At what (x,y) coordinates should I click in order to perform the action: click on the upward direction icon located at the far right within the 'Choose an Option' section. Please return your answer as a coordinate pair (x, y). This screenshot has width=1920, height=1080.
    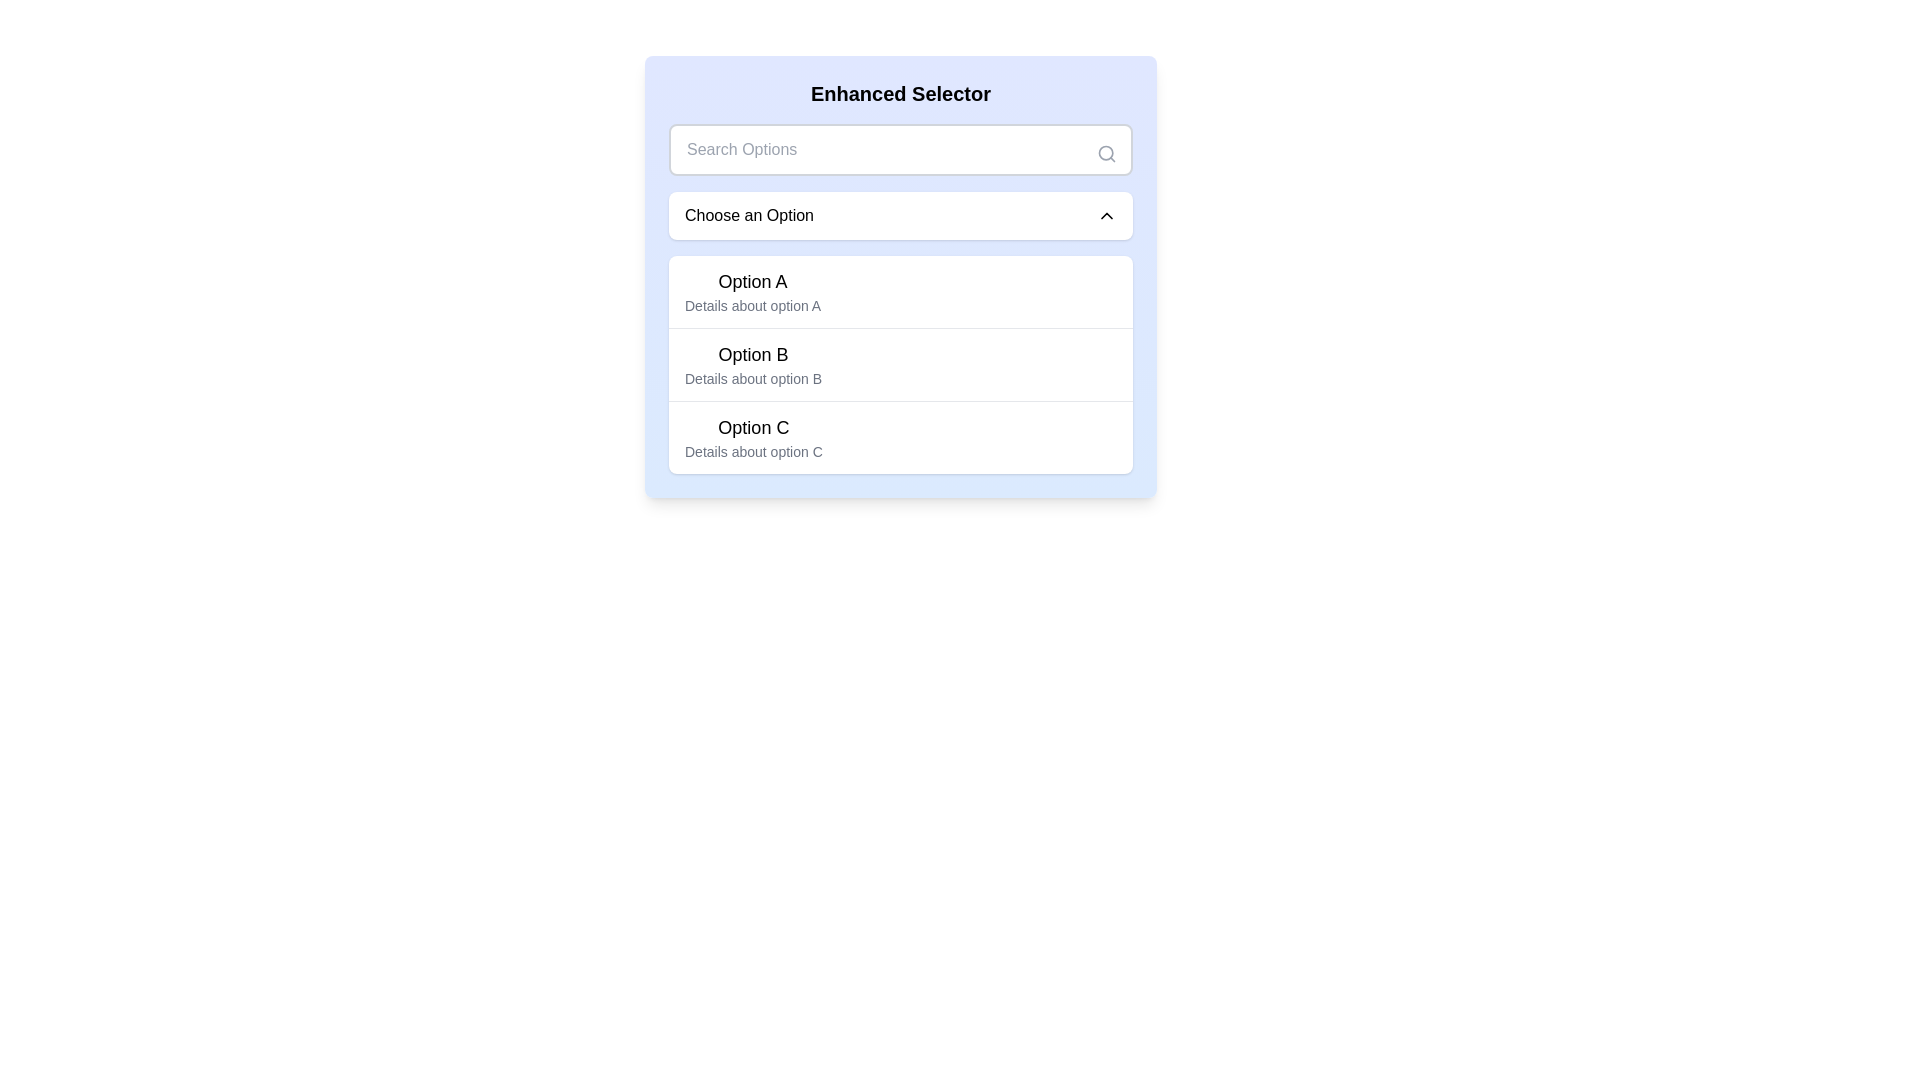
    Looking at the image, I should click on (1106, 216).